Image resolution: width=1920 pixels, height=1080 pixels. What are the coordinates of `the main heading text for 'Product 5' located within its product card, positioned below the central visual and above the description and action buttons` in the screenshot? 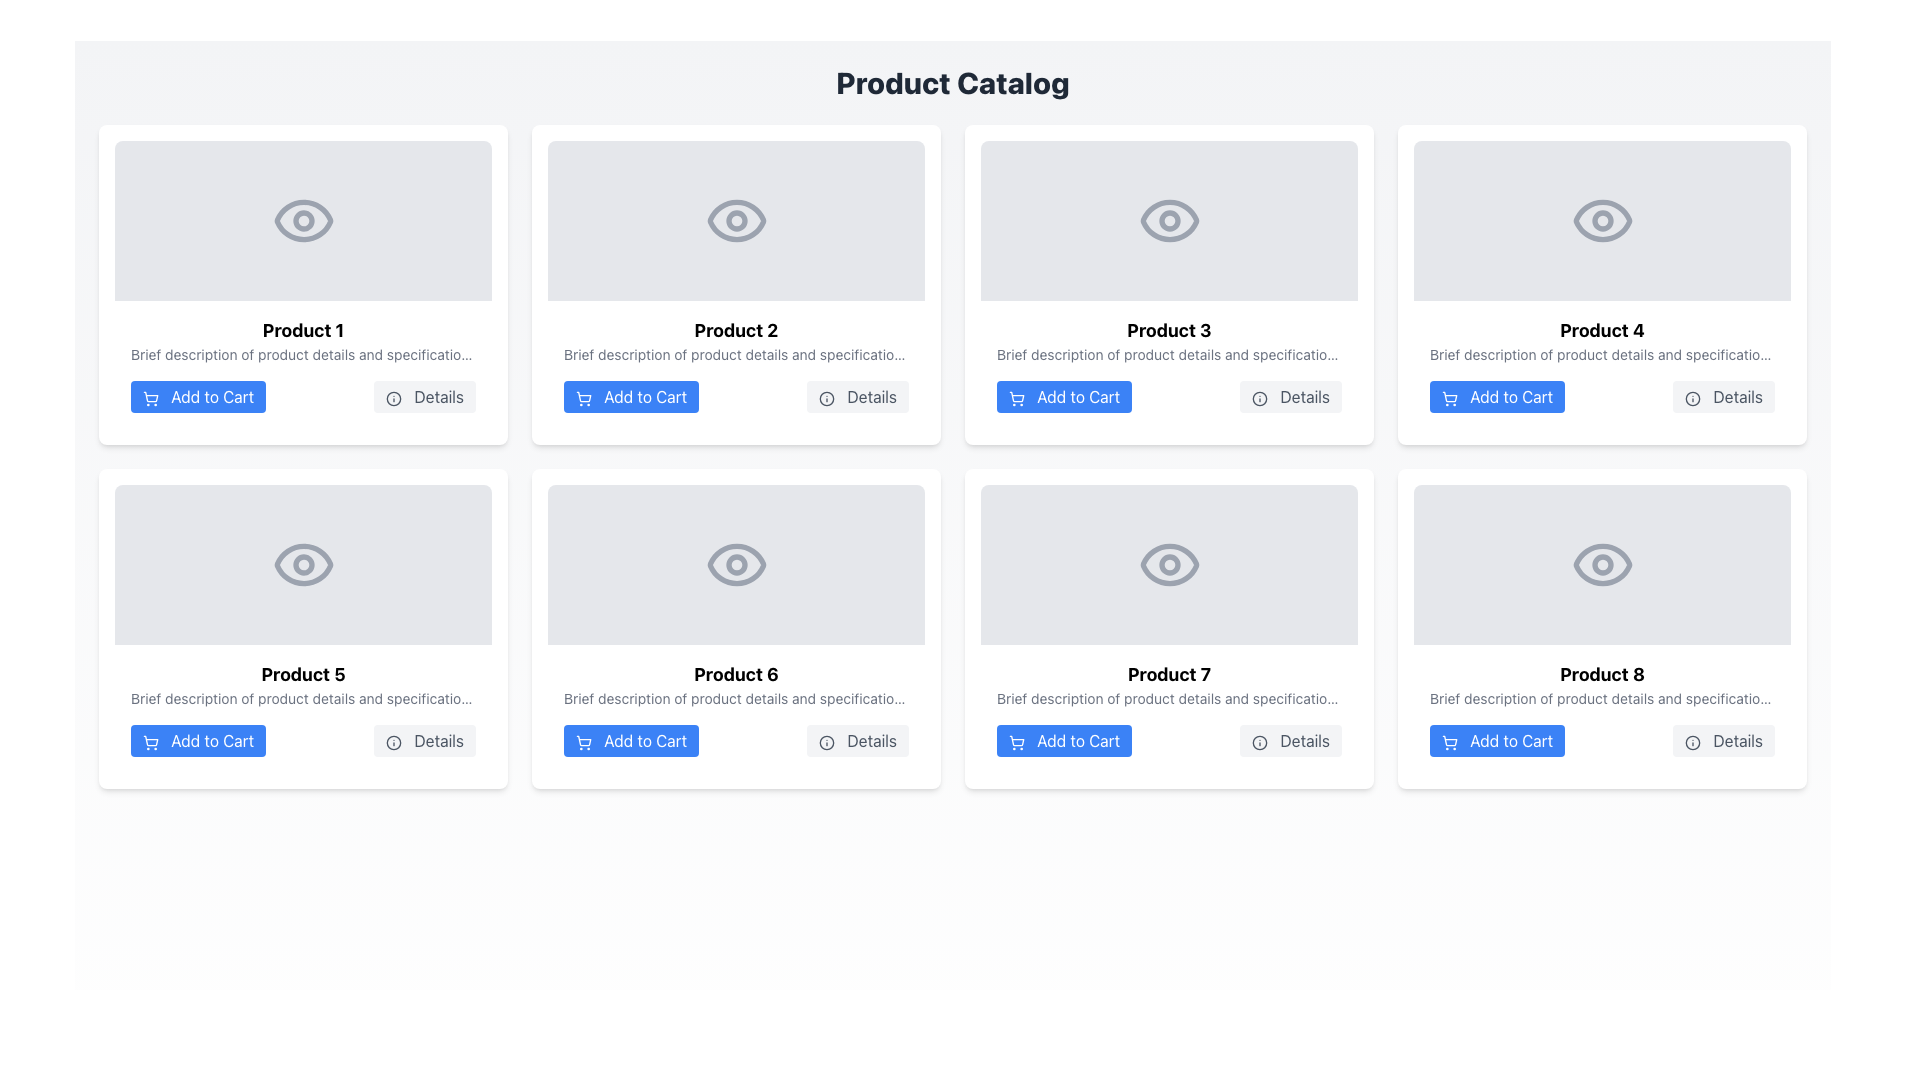 It's located at (302, 675).